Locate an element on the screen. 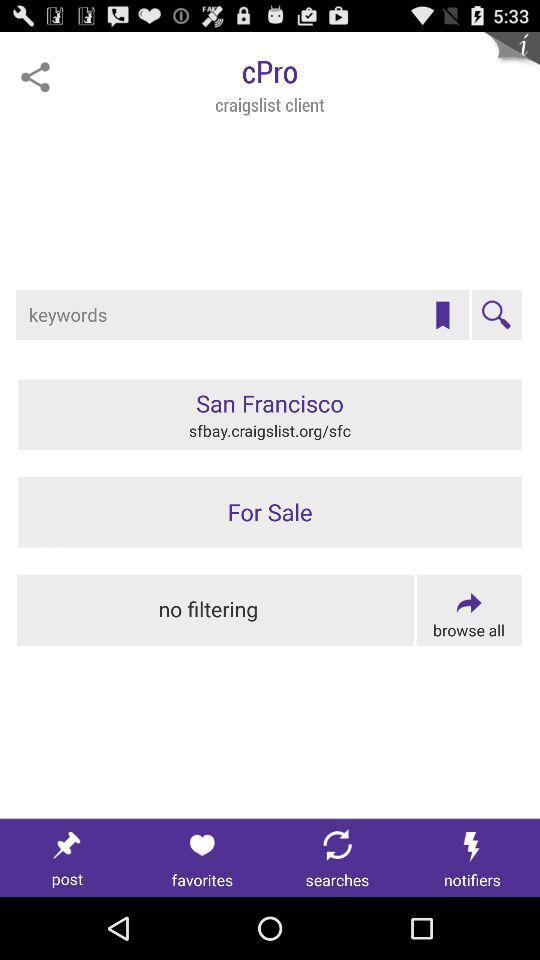 Image resolution: width=540 pixels, height=960 pixels. bookmark is located at coordinates (442, 315).